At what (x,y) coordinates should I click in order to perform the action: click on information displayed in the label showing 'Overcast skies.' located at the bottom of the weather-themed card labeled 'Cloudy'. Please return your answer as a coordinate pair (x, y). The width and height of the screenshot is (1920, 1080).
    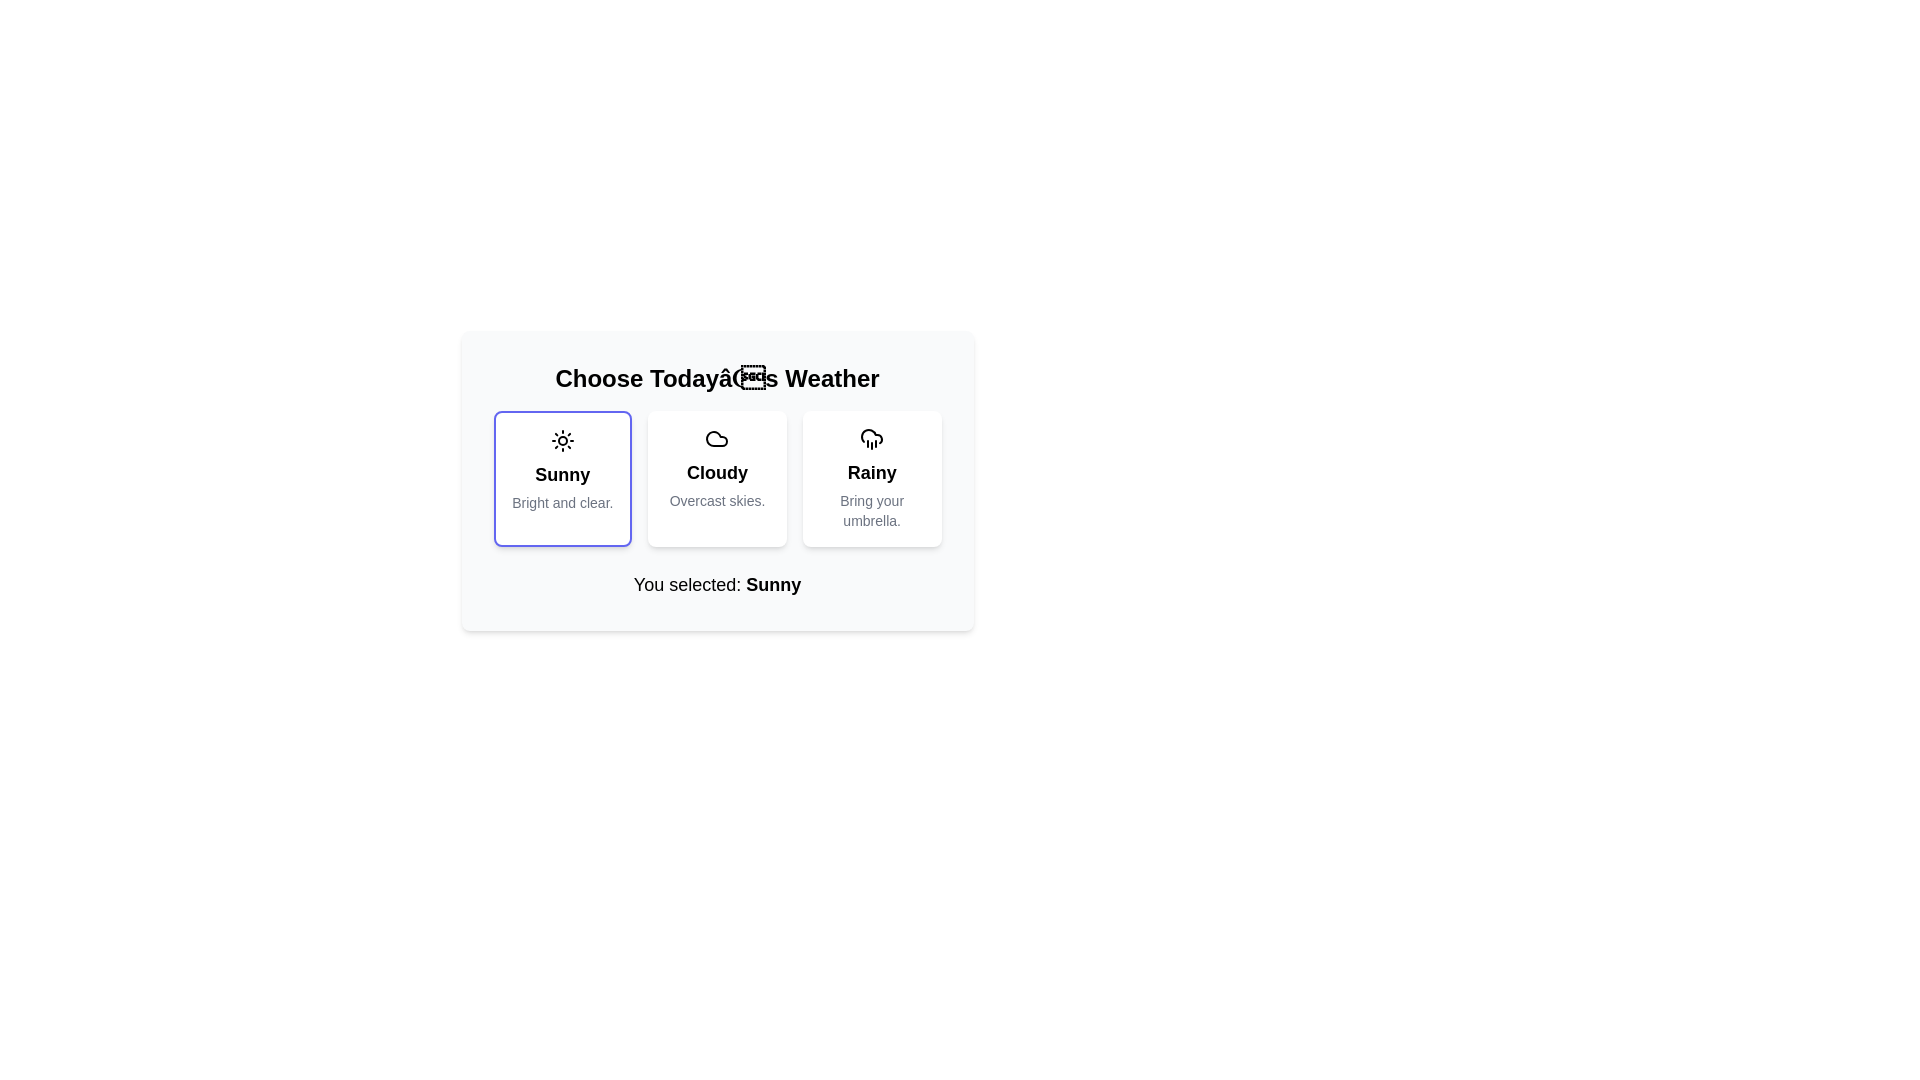
    Looking at the image, I should click on (717, 500).